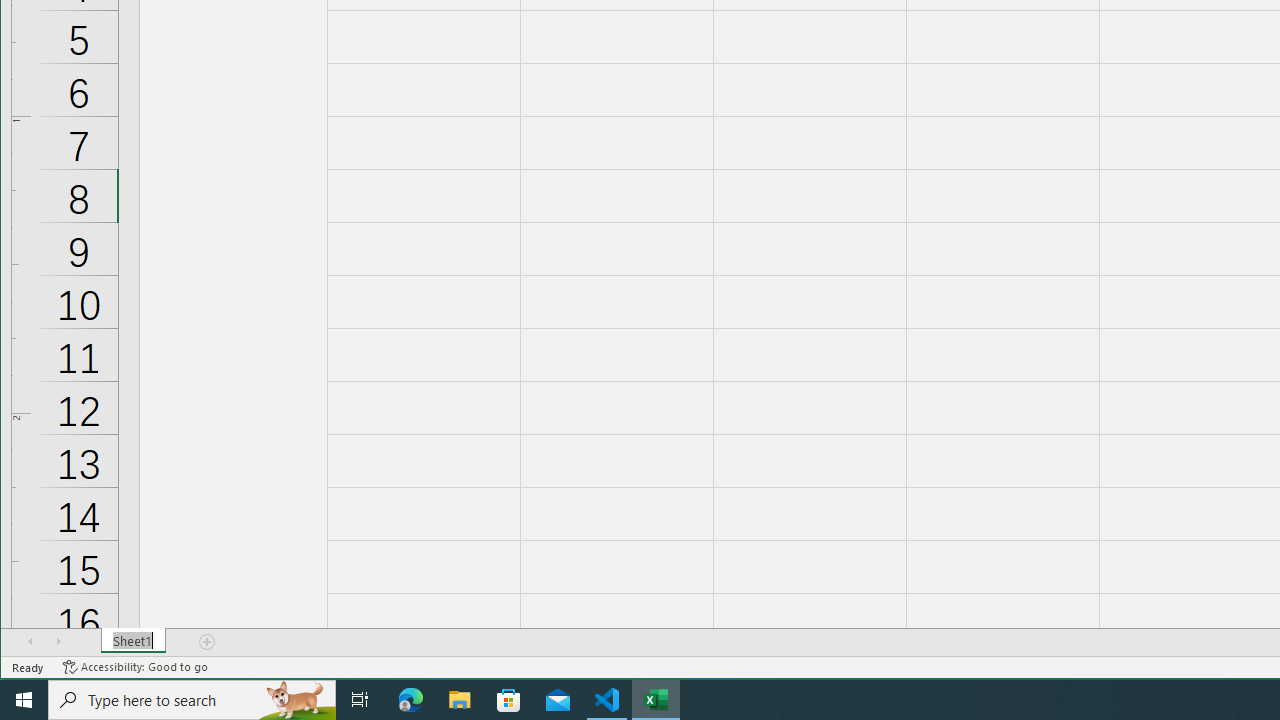  What do you see at coordinates (294, 698) in the screenshot?
I see `'Search highlights icon opens search home window'` at bounding box center [294, 698].